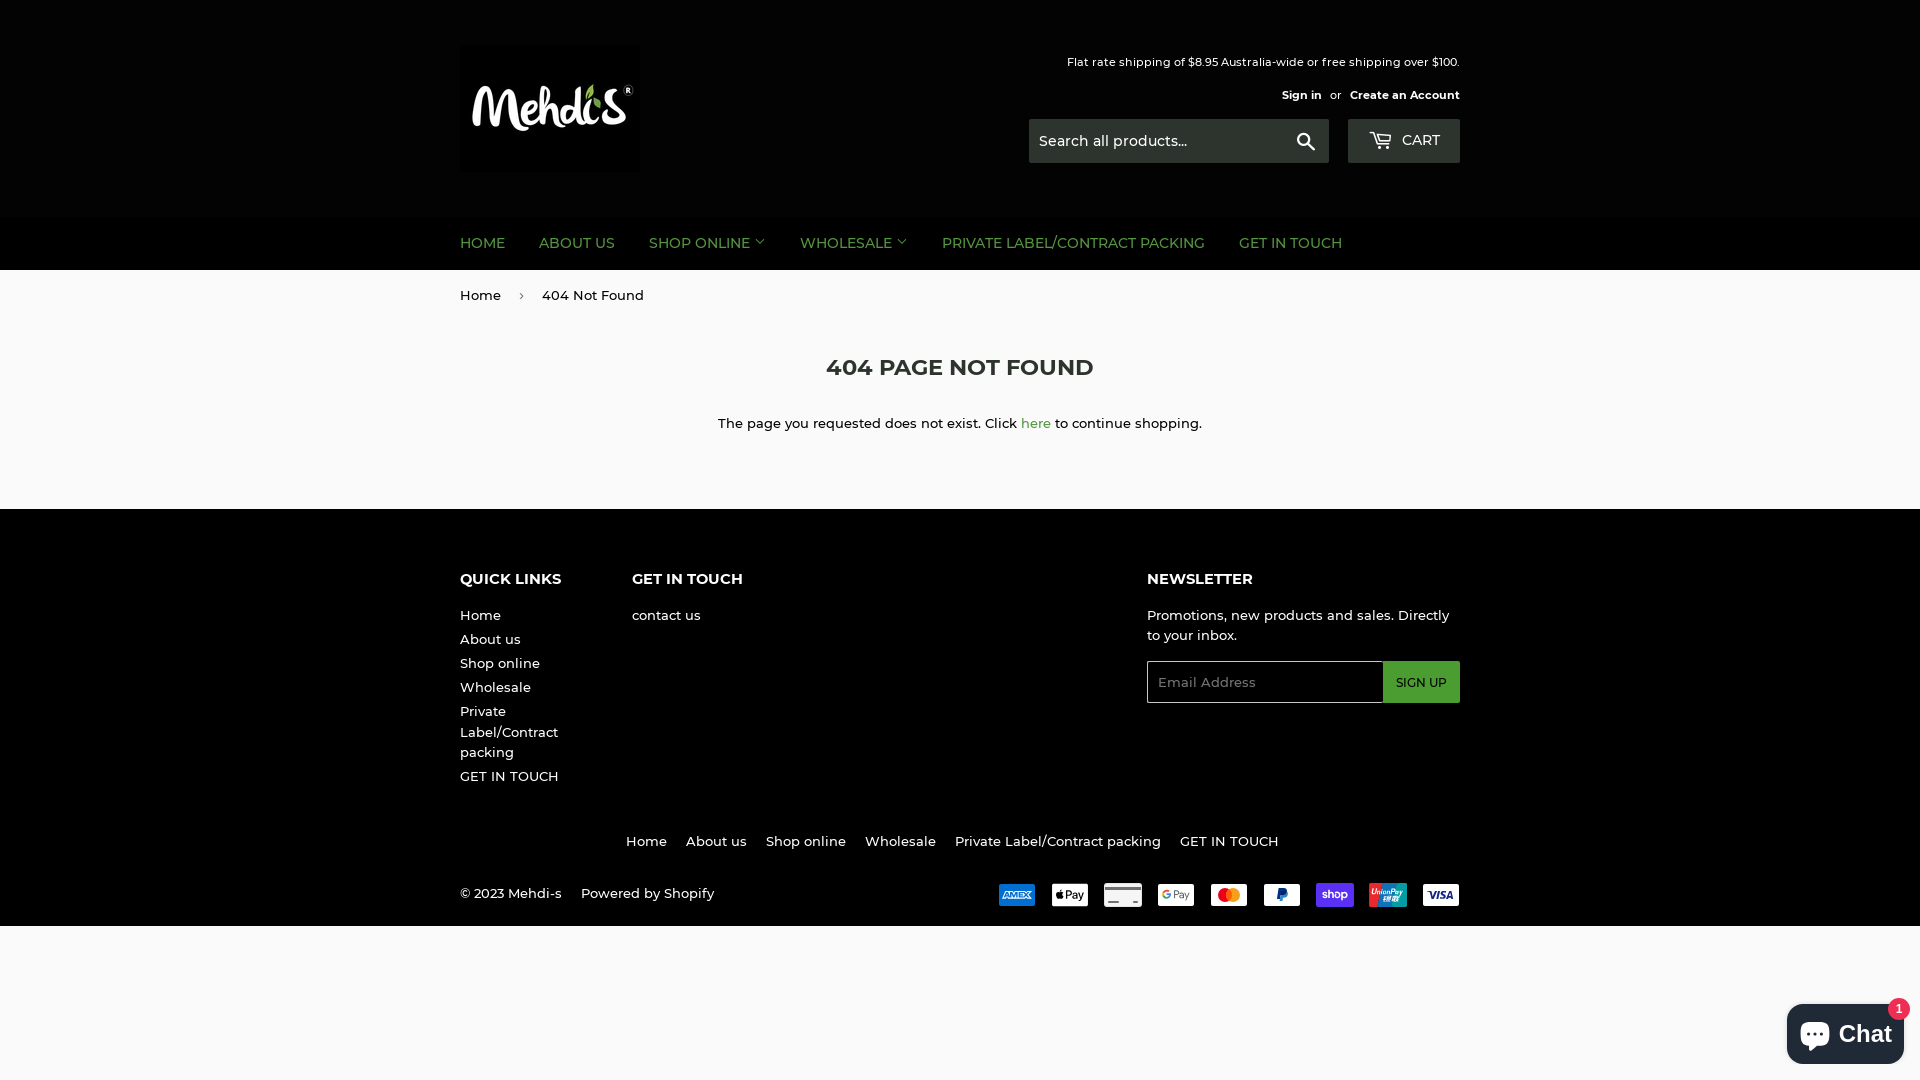 This screenshot has width=1920, height=1080. I want to click on 'HOME', so click(444, 242).